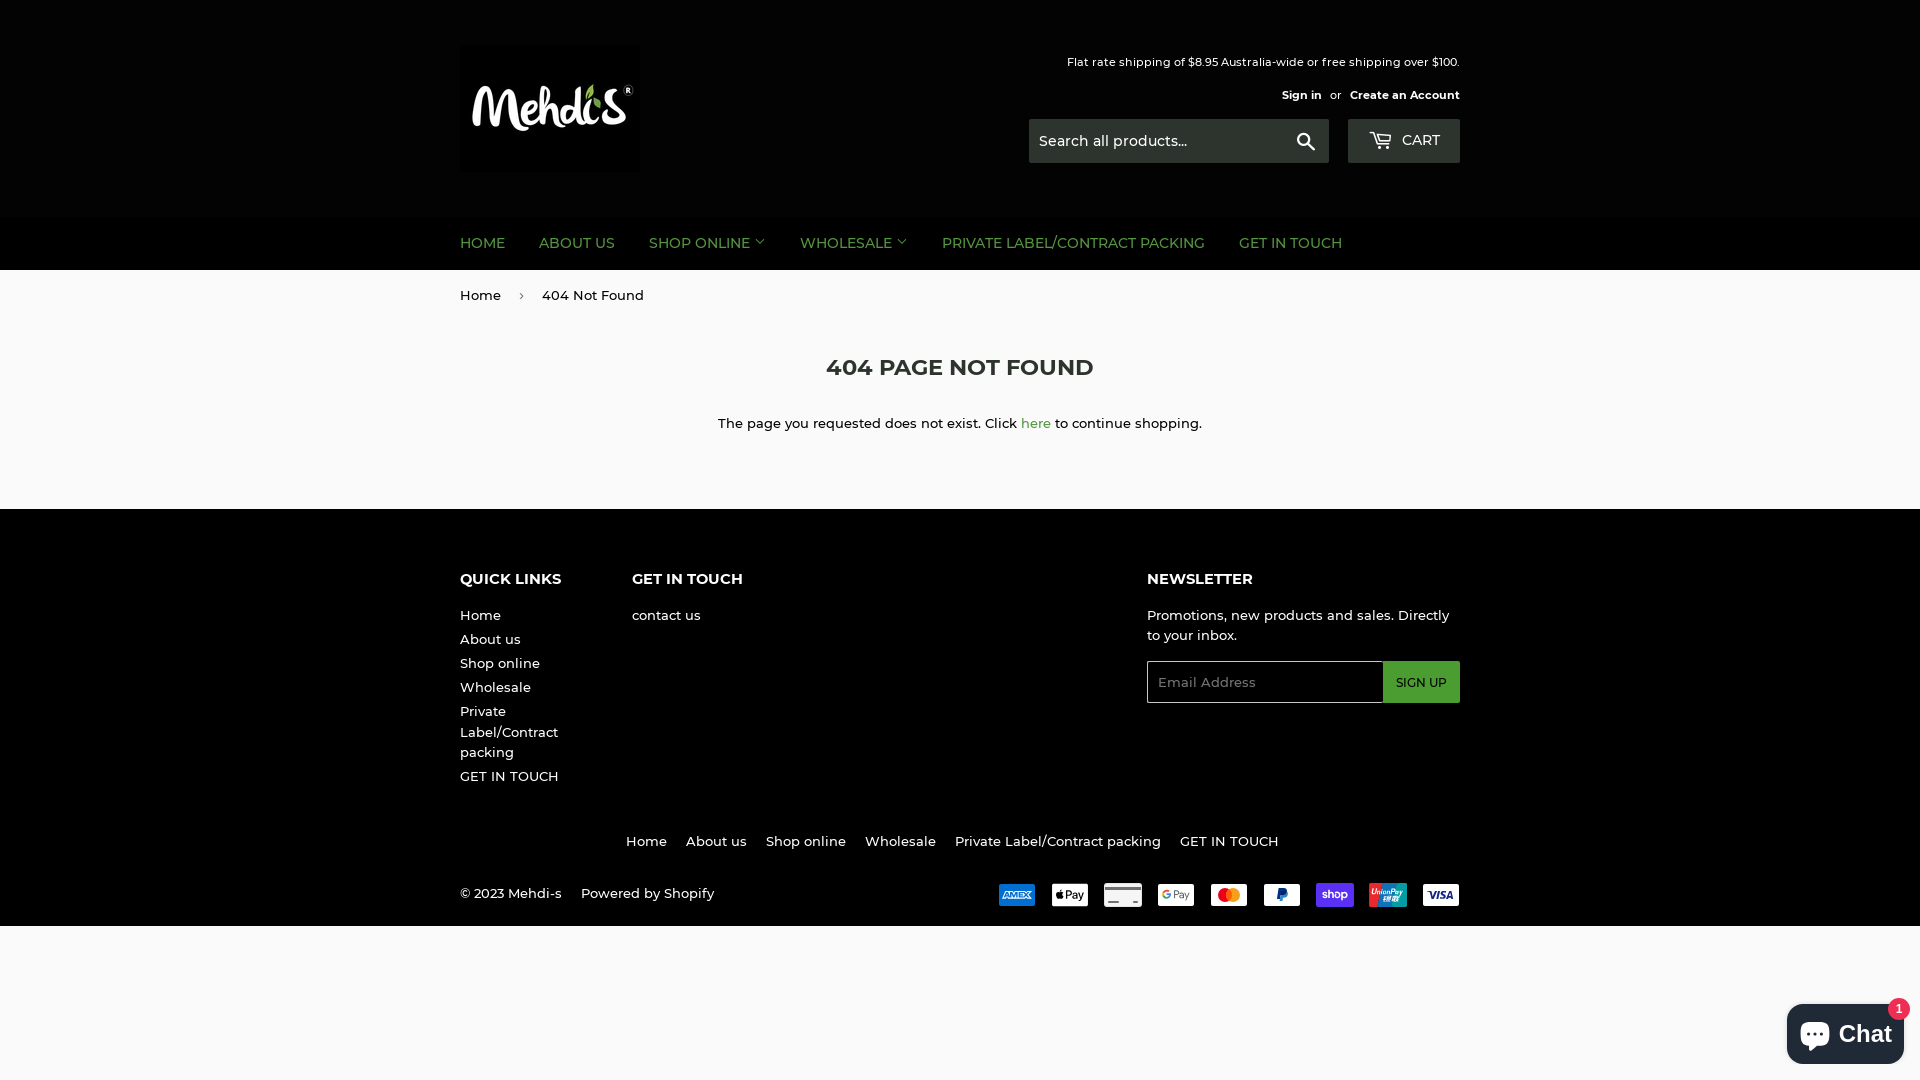 This screenshot has width=1920, height=1080. I want to click on 'HOME', so click(444, 242).